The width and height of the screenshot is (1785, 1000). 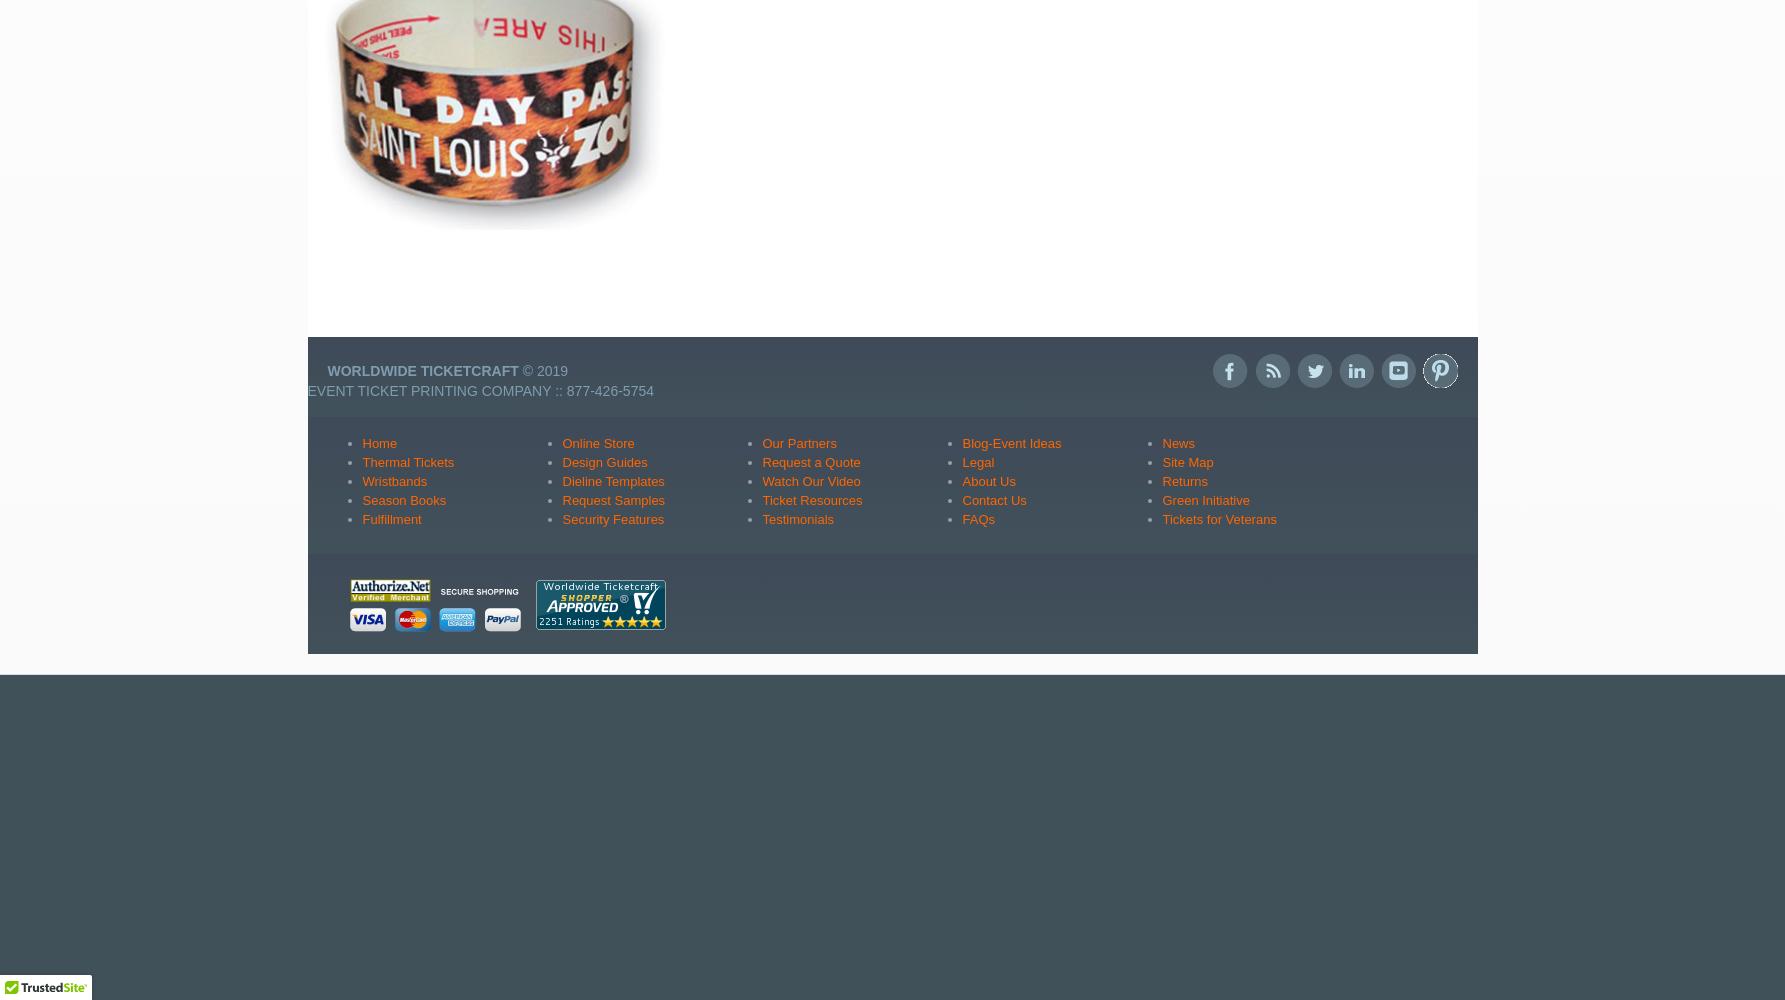 I want to click on 'Blog-Event Ideas', so click(x=1010, y=441).